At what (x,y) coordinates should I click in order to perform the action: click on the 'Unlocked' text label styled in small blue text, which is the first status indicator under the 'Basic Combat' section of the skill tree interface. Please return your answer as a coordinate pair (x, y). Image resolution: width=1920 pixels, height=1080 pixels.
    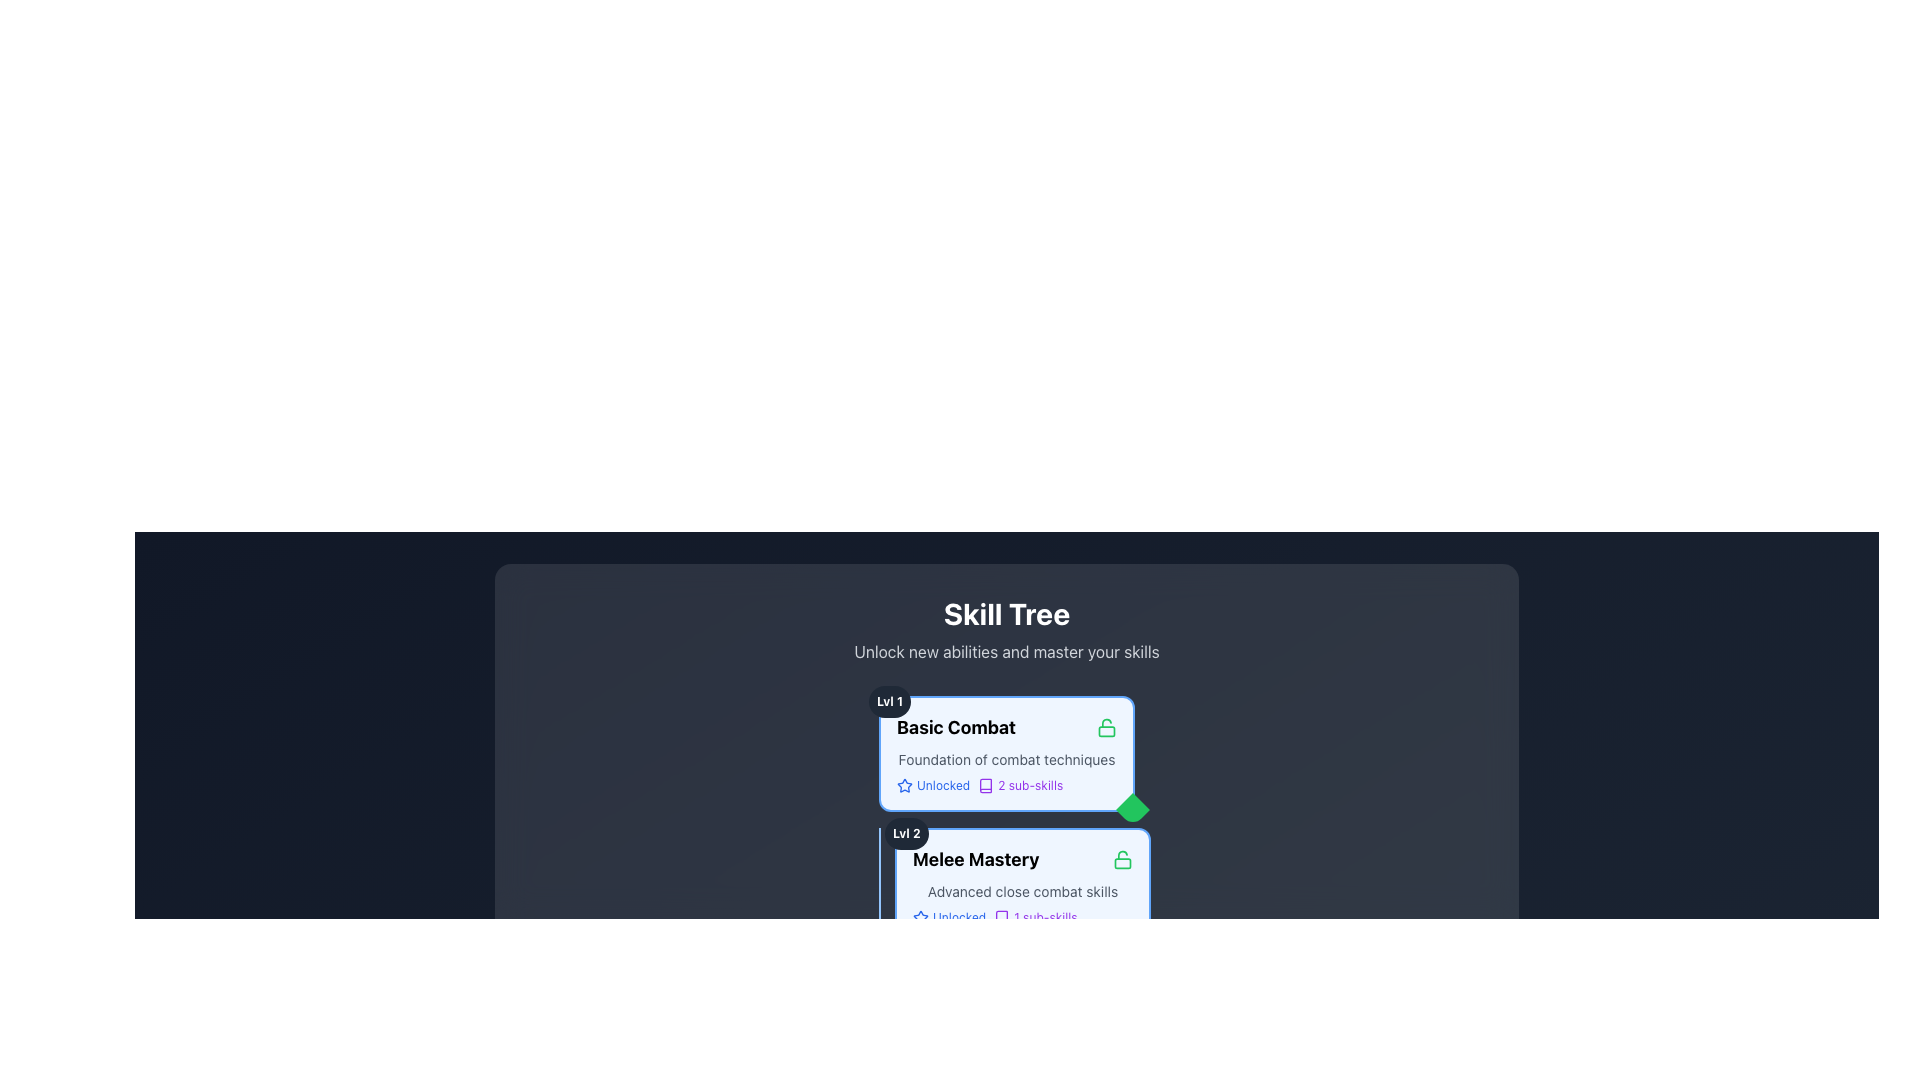
    Looking at the image, I should click on (932, 785).